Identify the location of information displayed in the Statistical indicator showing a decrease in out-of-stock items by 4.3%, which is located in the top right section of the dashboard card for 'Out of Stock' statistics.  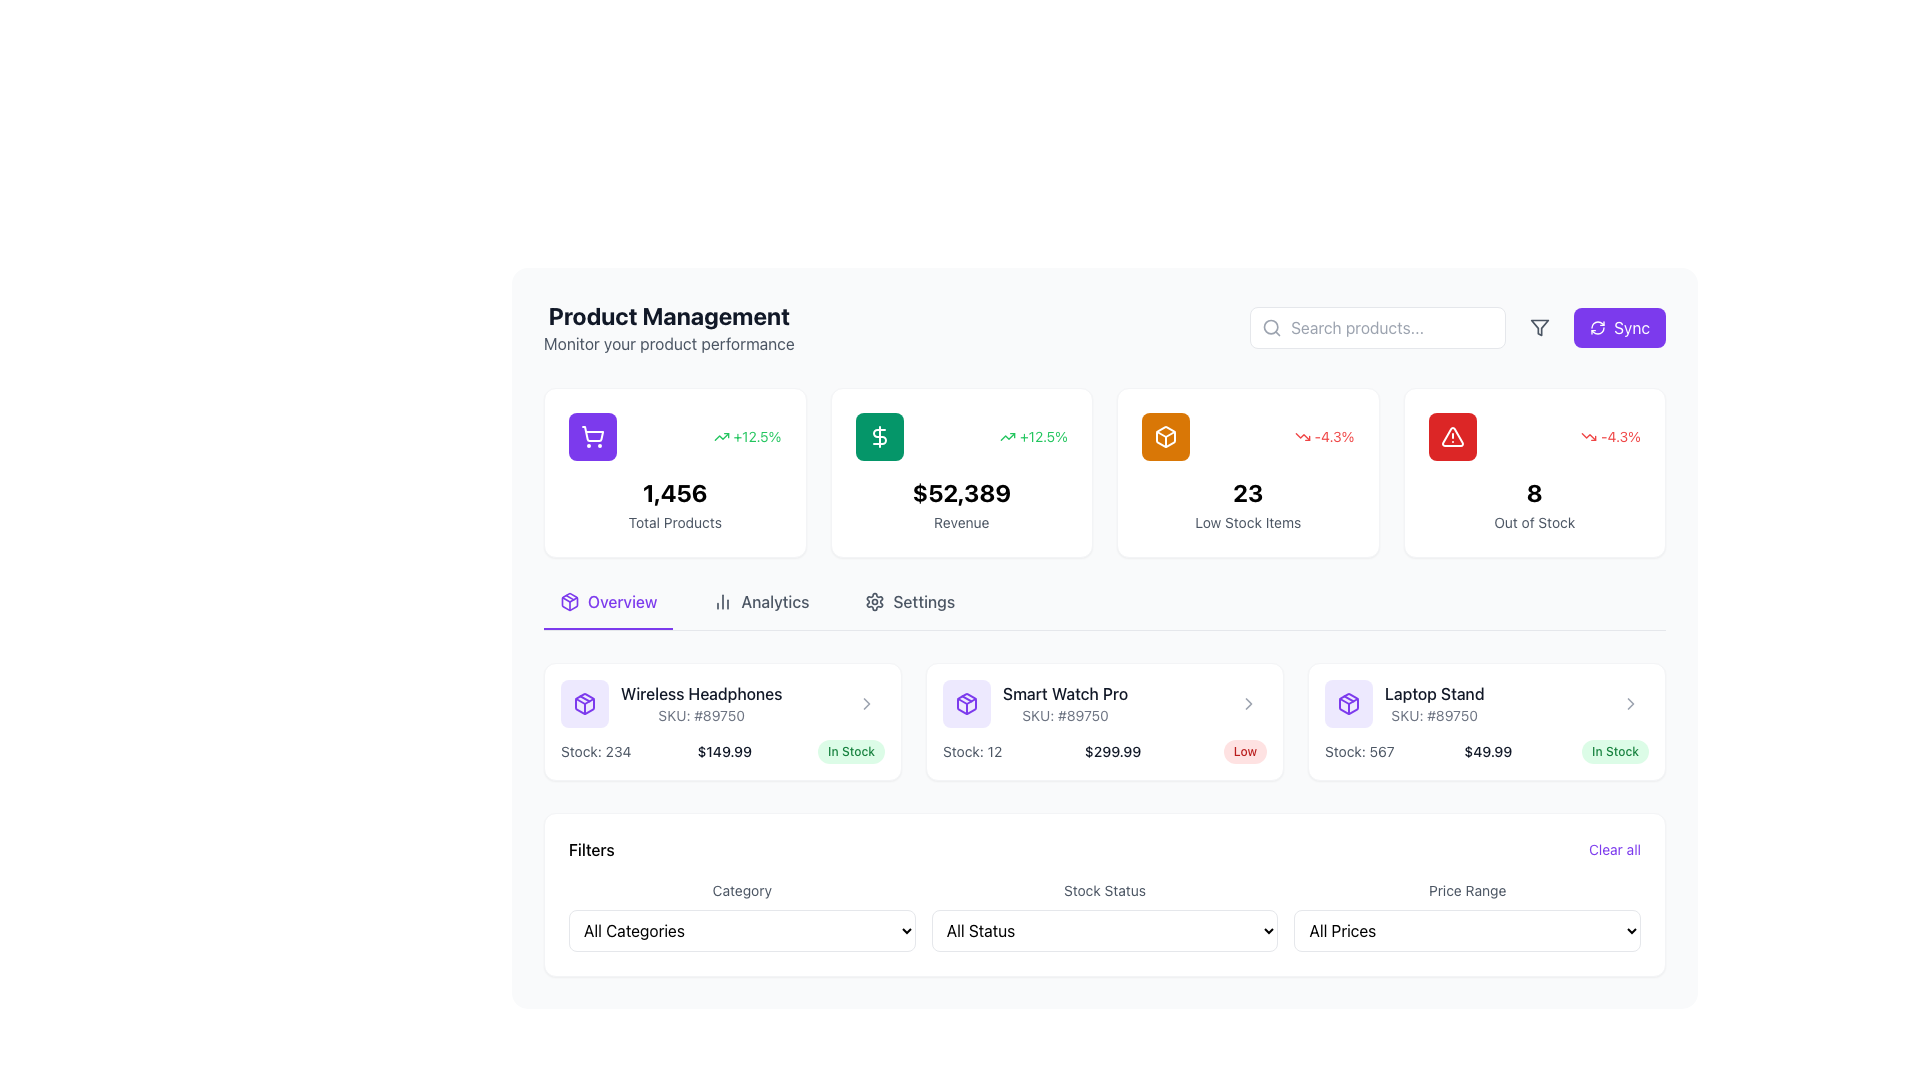
(1611, 435).